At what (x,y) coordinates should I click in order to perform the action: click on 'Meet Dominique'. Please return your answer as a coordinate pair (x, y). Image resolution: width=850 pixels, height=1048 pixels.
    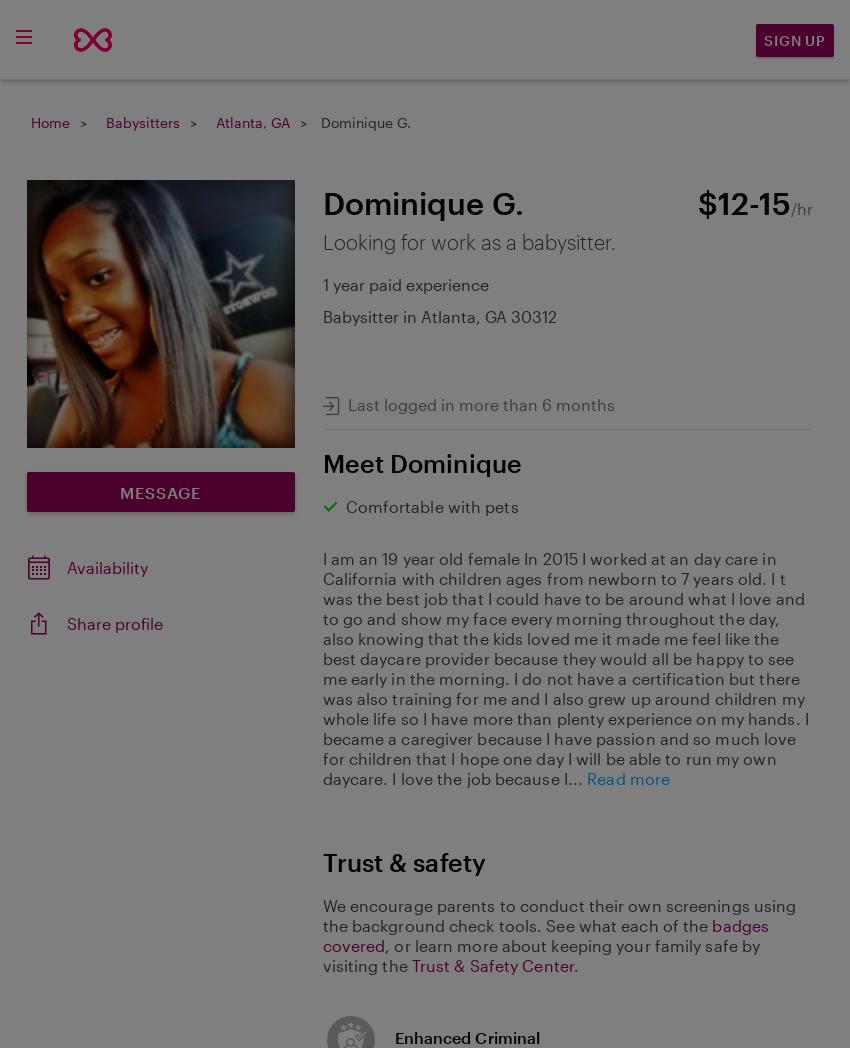
    Looking at the image, I should click on (421, 460).